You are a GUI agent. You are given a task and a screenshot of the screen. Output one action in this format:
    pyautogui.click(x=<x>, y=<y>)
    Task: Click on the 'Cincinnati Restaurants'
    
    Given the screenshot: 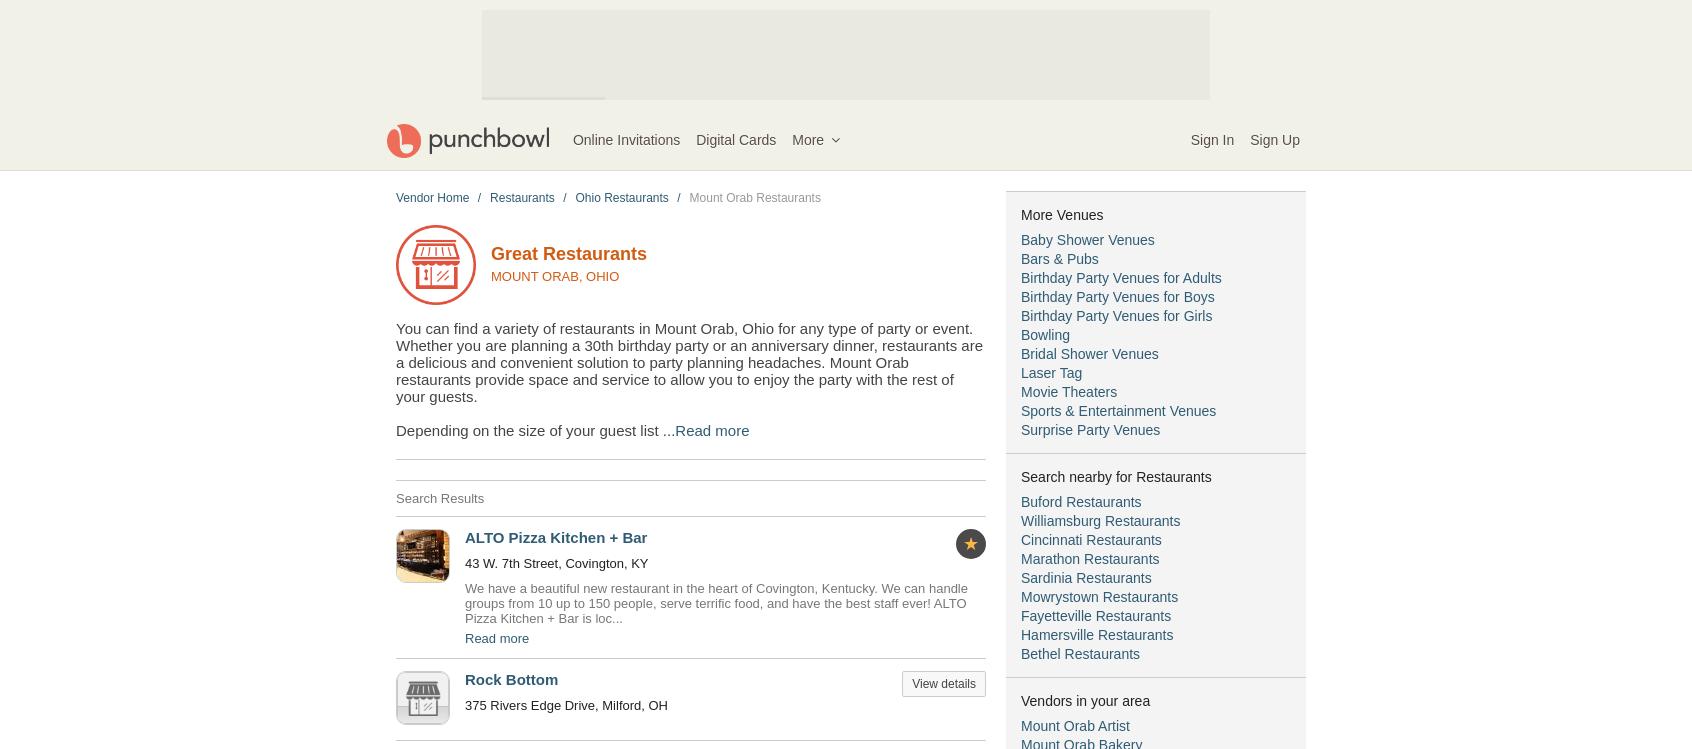 What is the action you would take?
    pyautogui.click(x=1091, y=540)
    